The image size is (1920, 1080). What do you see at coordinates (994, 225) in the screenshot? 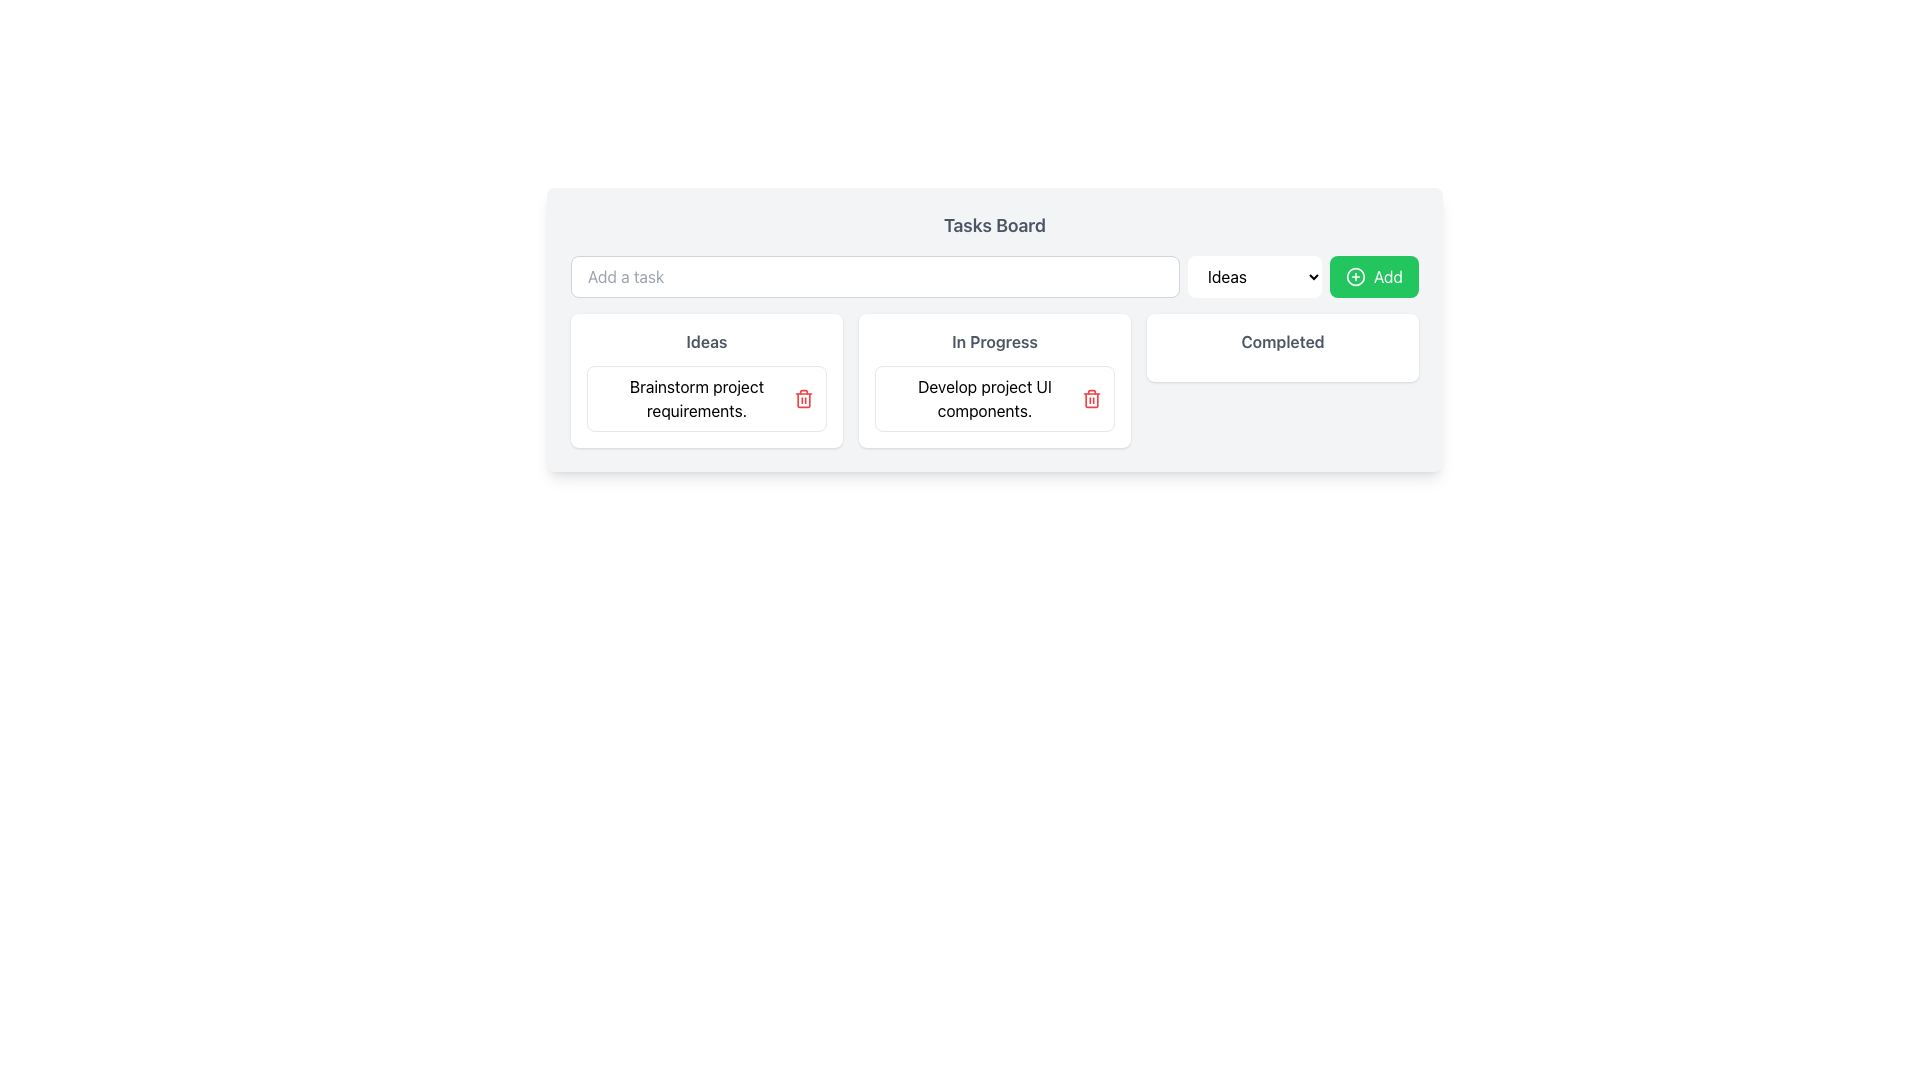
I see `text label that serves as the title for the 'Tasks Board' section, located at the top center of its containing section` at bounding box center [994, 225].